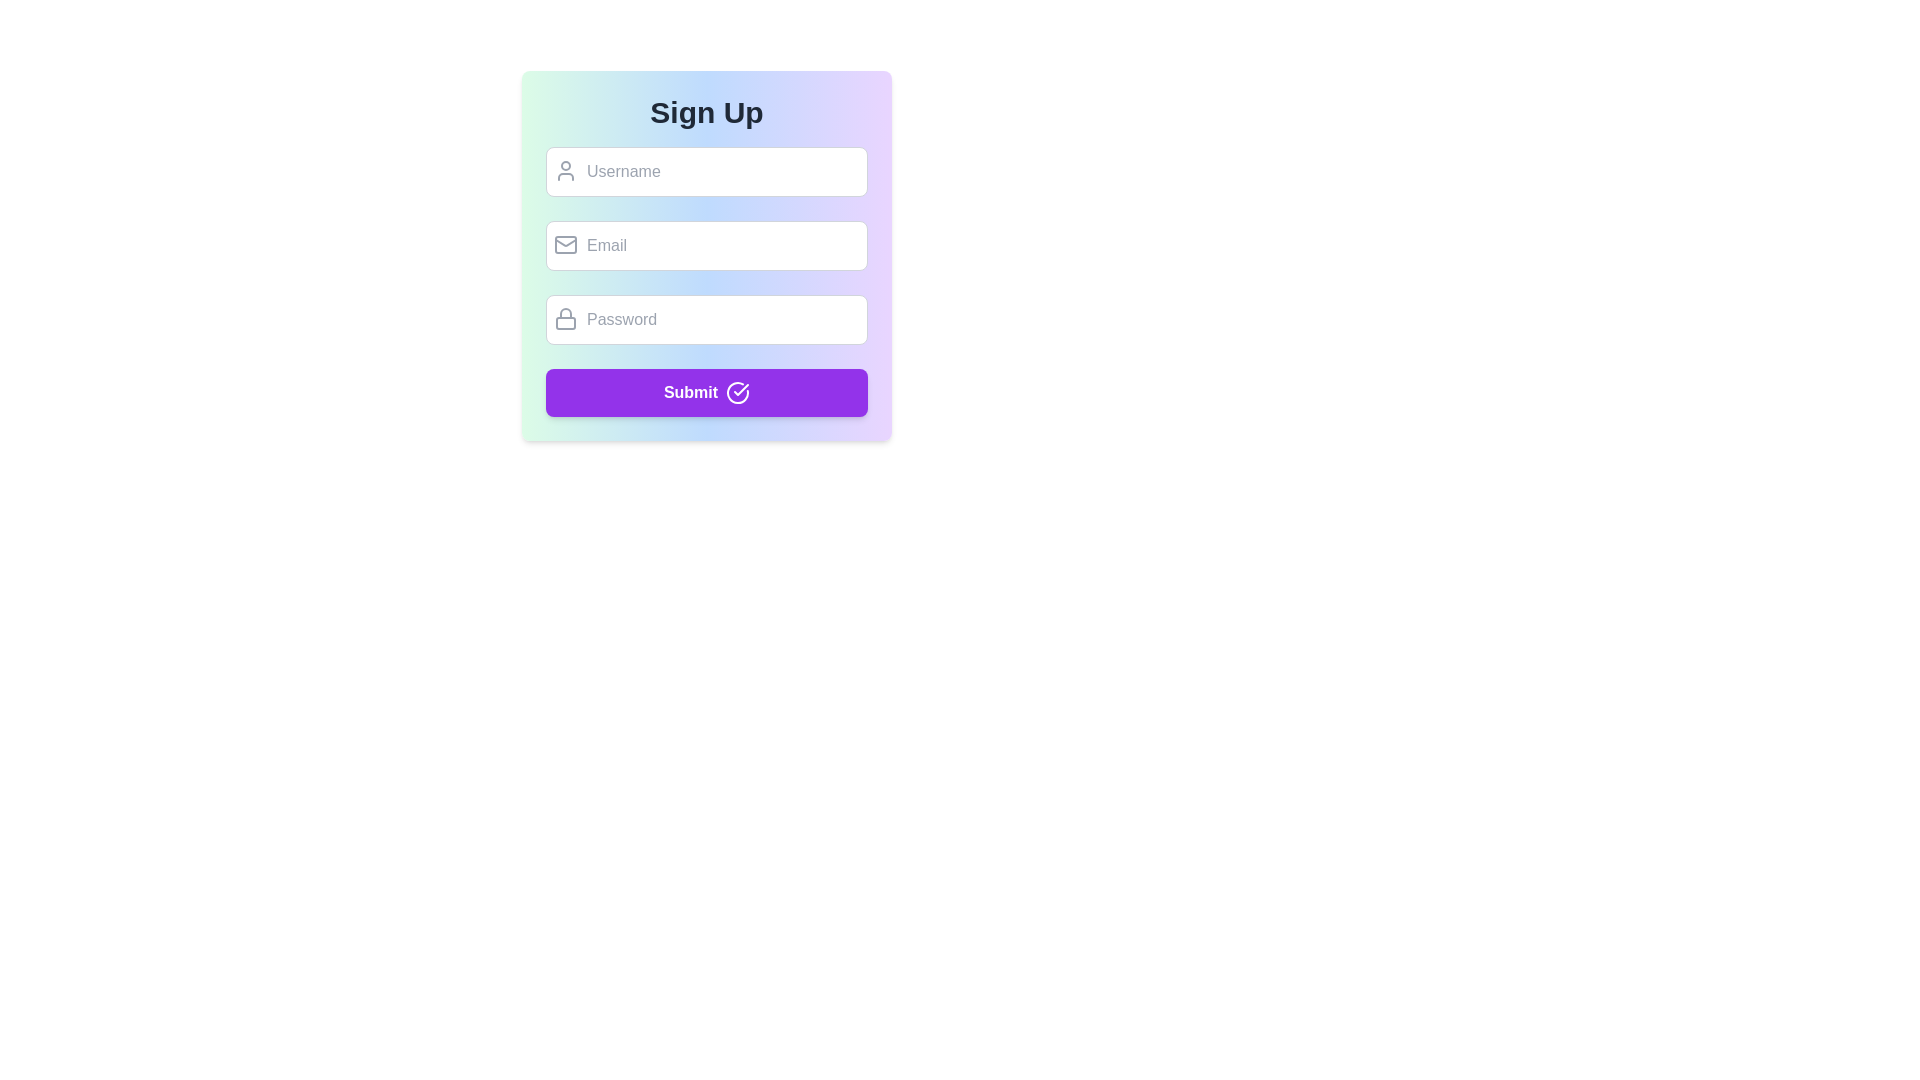  What do you see at coordinates (565, 244) in the screenshot?
I see `the email input field icon which visually indicates the purpose of the adjacent email address input field in the sign-up form` at bounding box center [565, 244].